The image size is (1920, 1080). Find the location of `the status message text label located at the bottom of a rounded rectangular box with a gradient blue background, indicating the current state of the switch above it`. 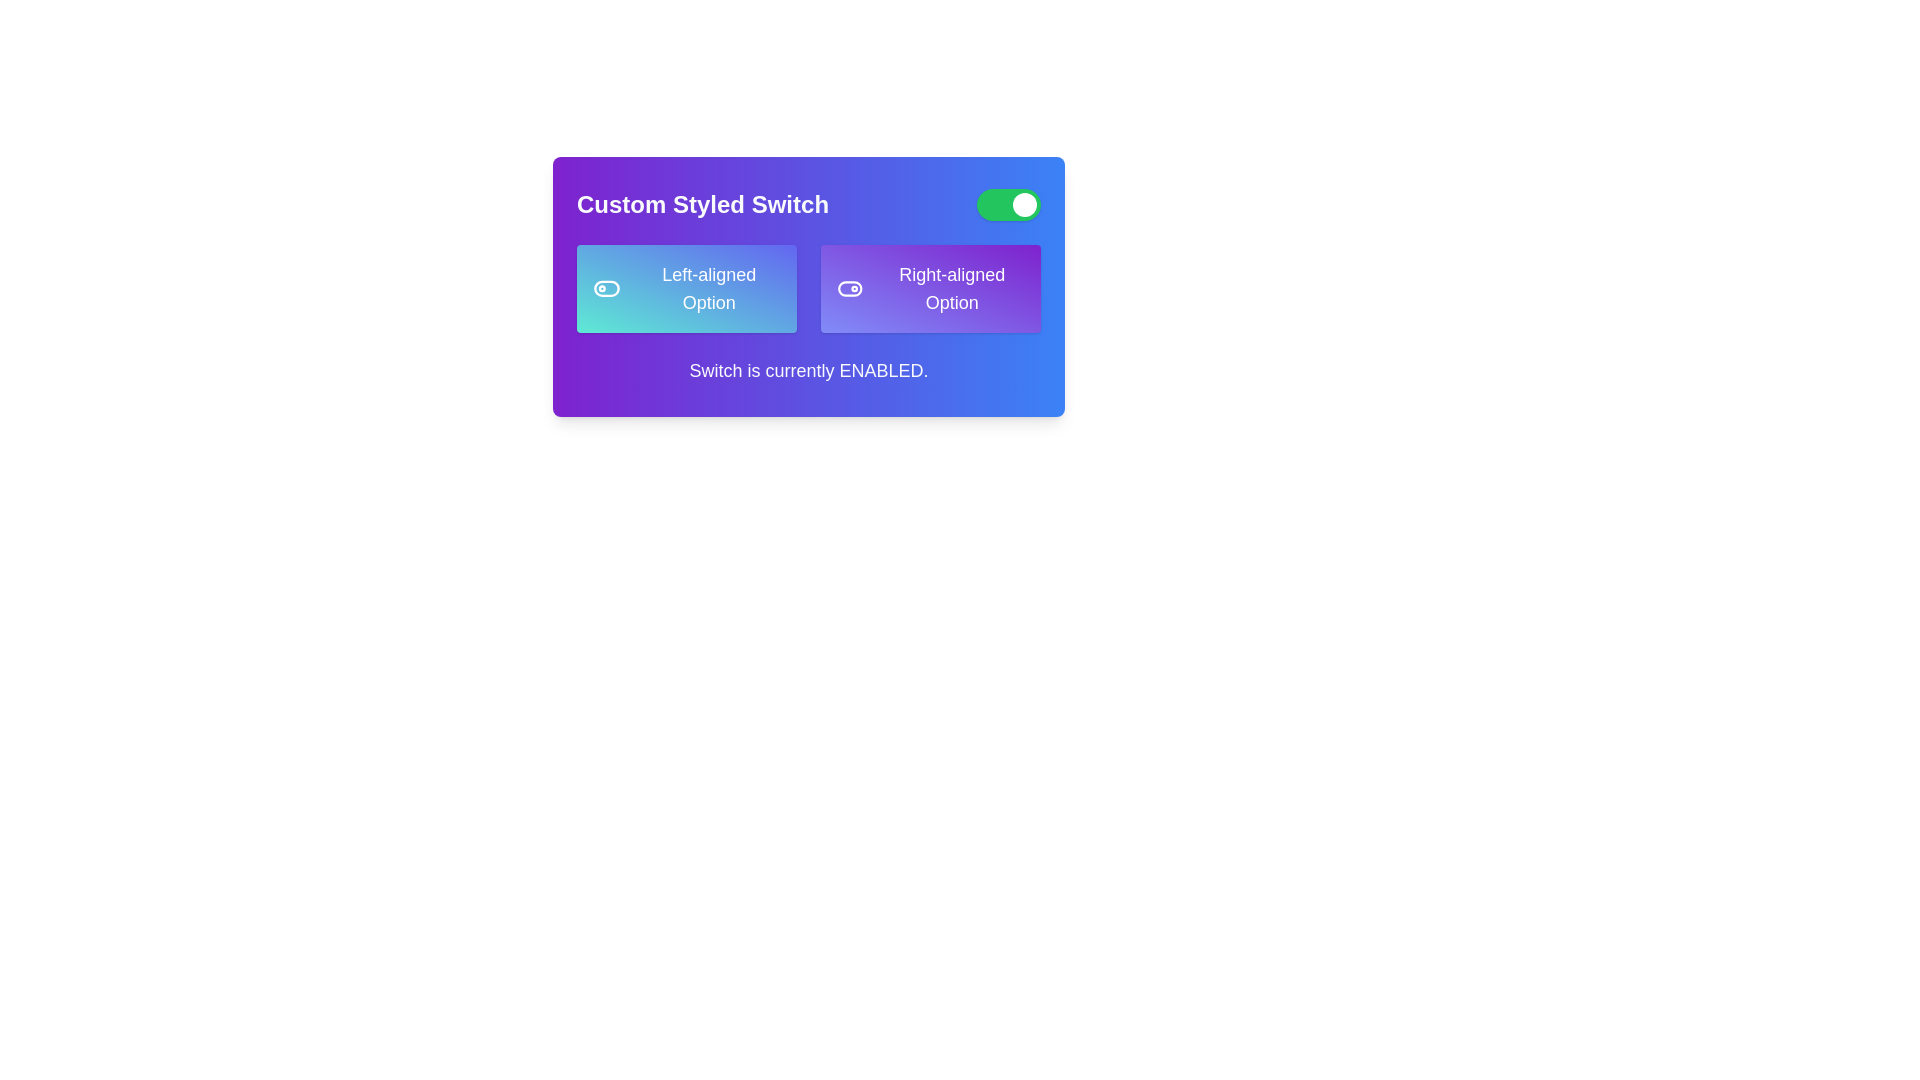

the status message text label located at the bottom of a rounded rectangular box with a gradient blue background, indicating the current state of the switch above it is located at coordinates (809, 370).